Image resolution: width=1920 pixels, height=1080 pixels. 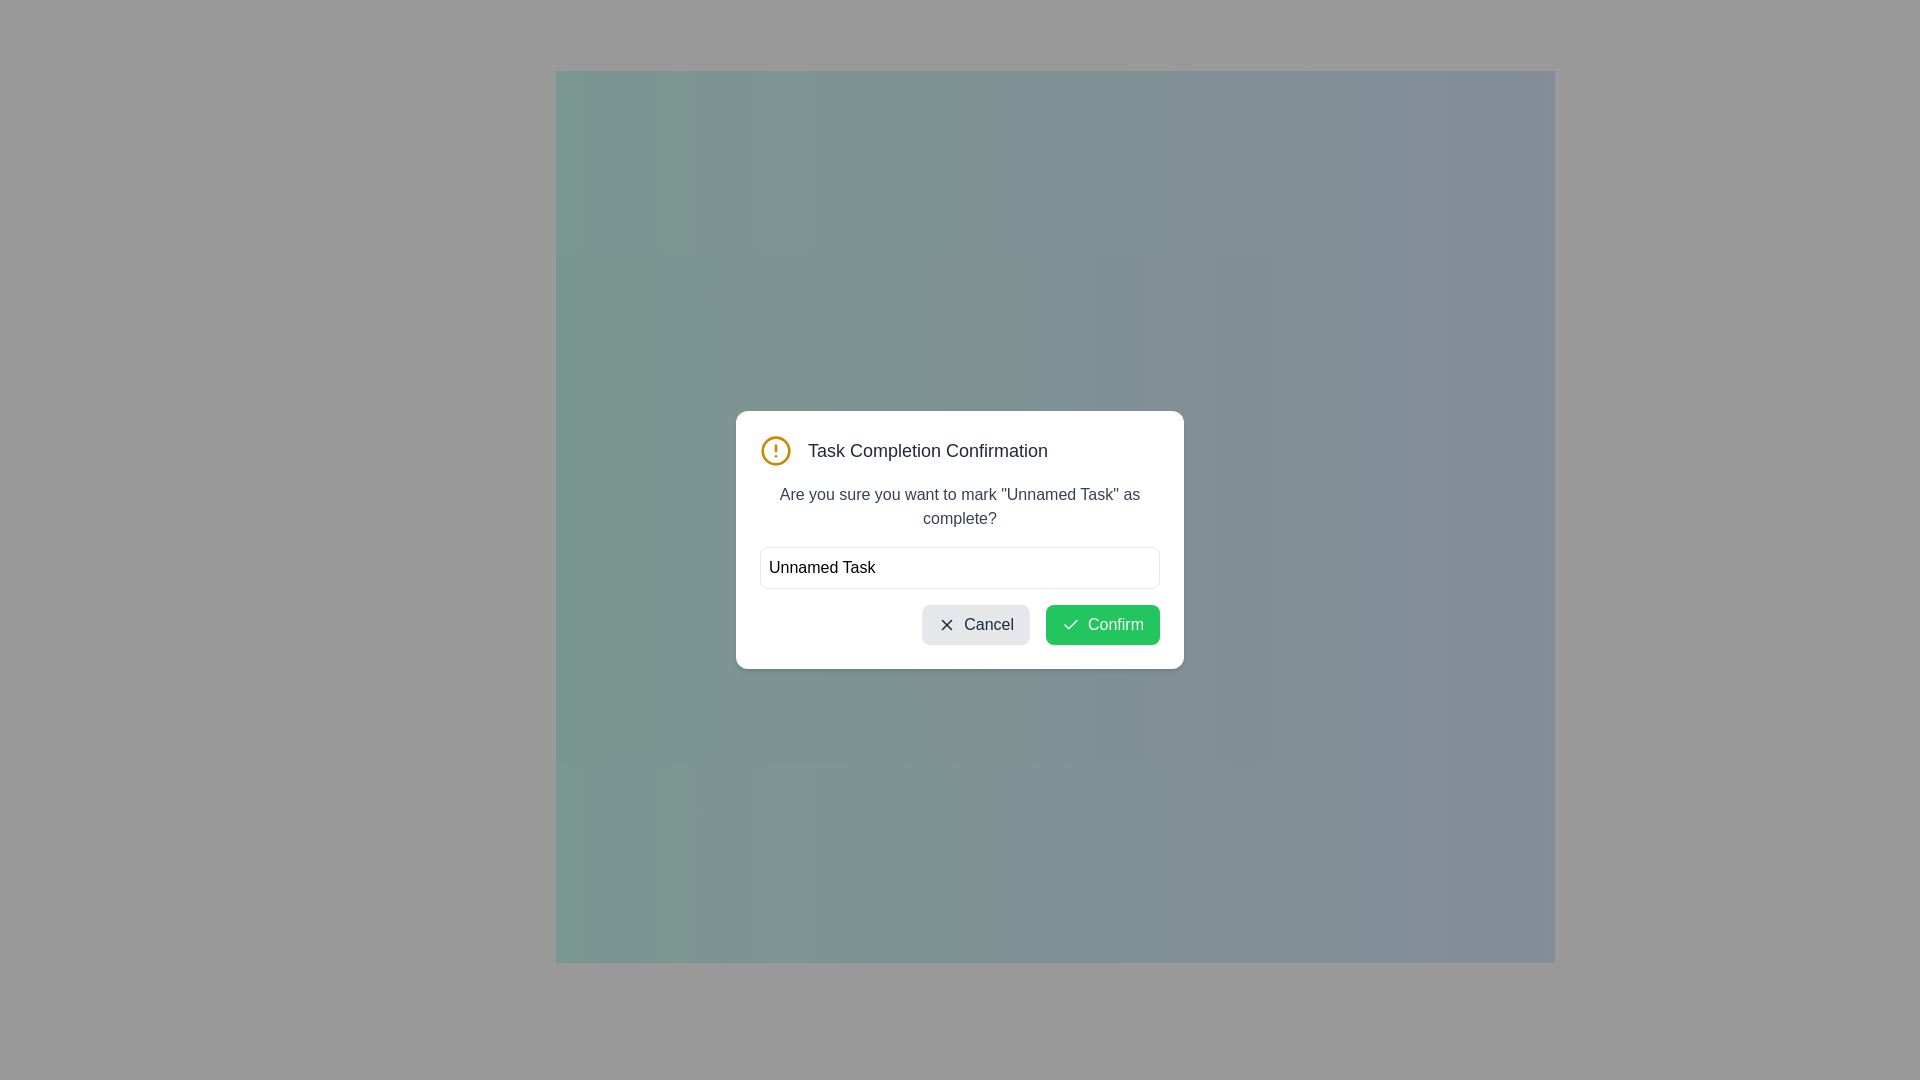 What do you see at coordinates (976, 623) in the screenshot?
I see `the cancel button located in the footer section of the modal dialog, which is the first button to the left of the 'Confirm' button` at bounding box center [976, 623].